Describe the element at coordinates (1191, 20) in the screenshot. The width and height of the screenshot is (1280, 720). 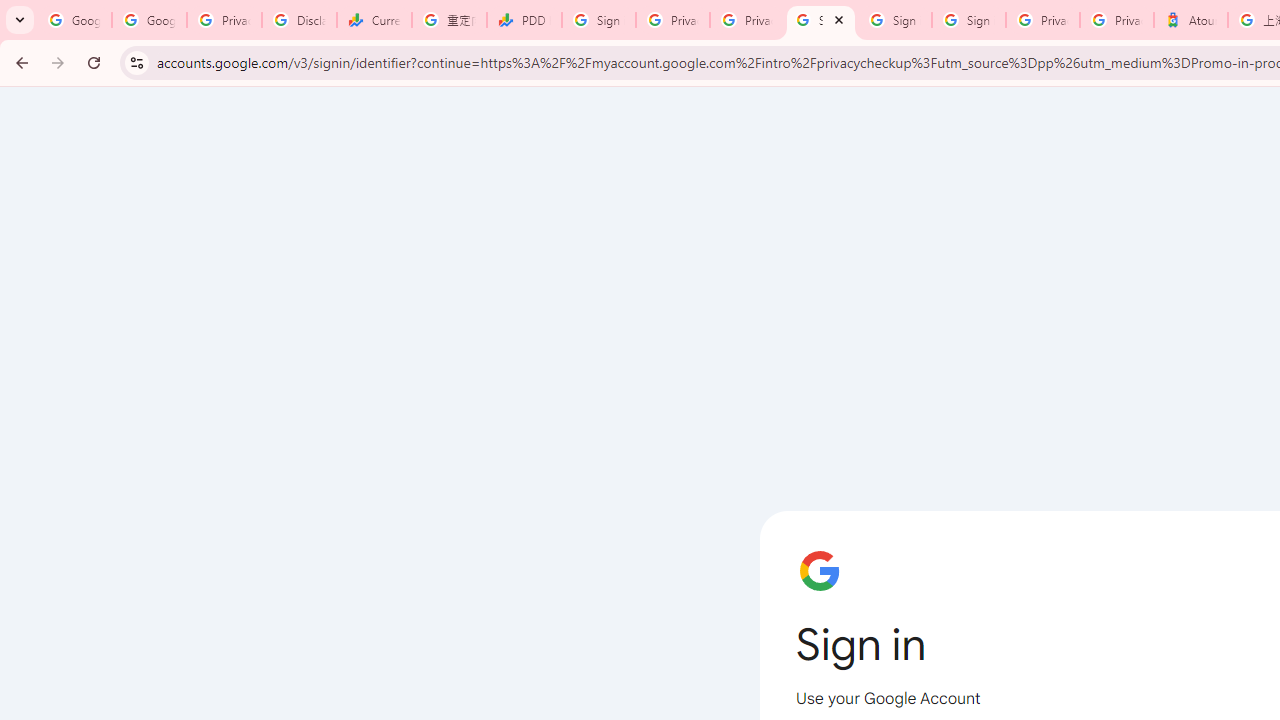
I see `'Atour Hotel - Google hotels'` at that location.